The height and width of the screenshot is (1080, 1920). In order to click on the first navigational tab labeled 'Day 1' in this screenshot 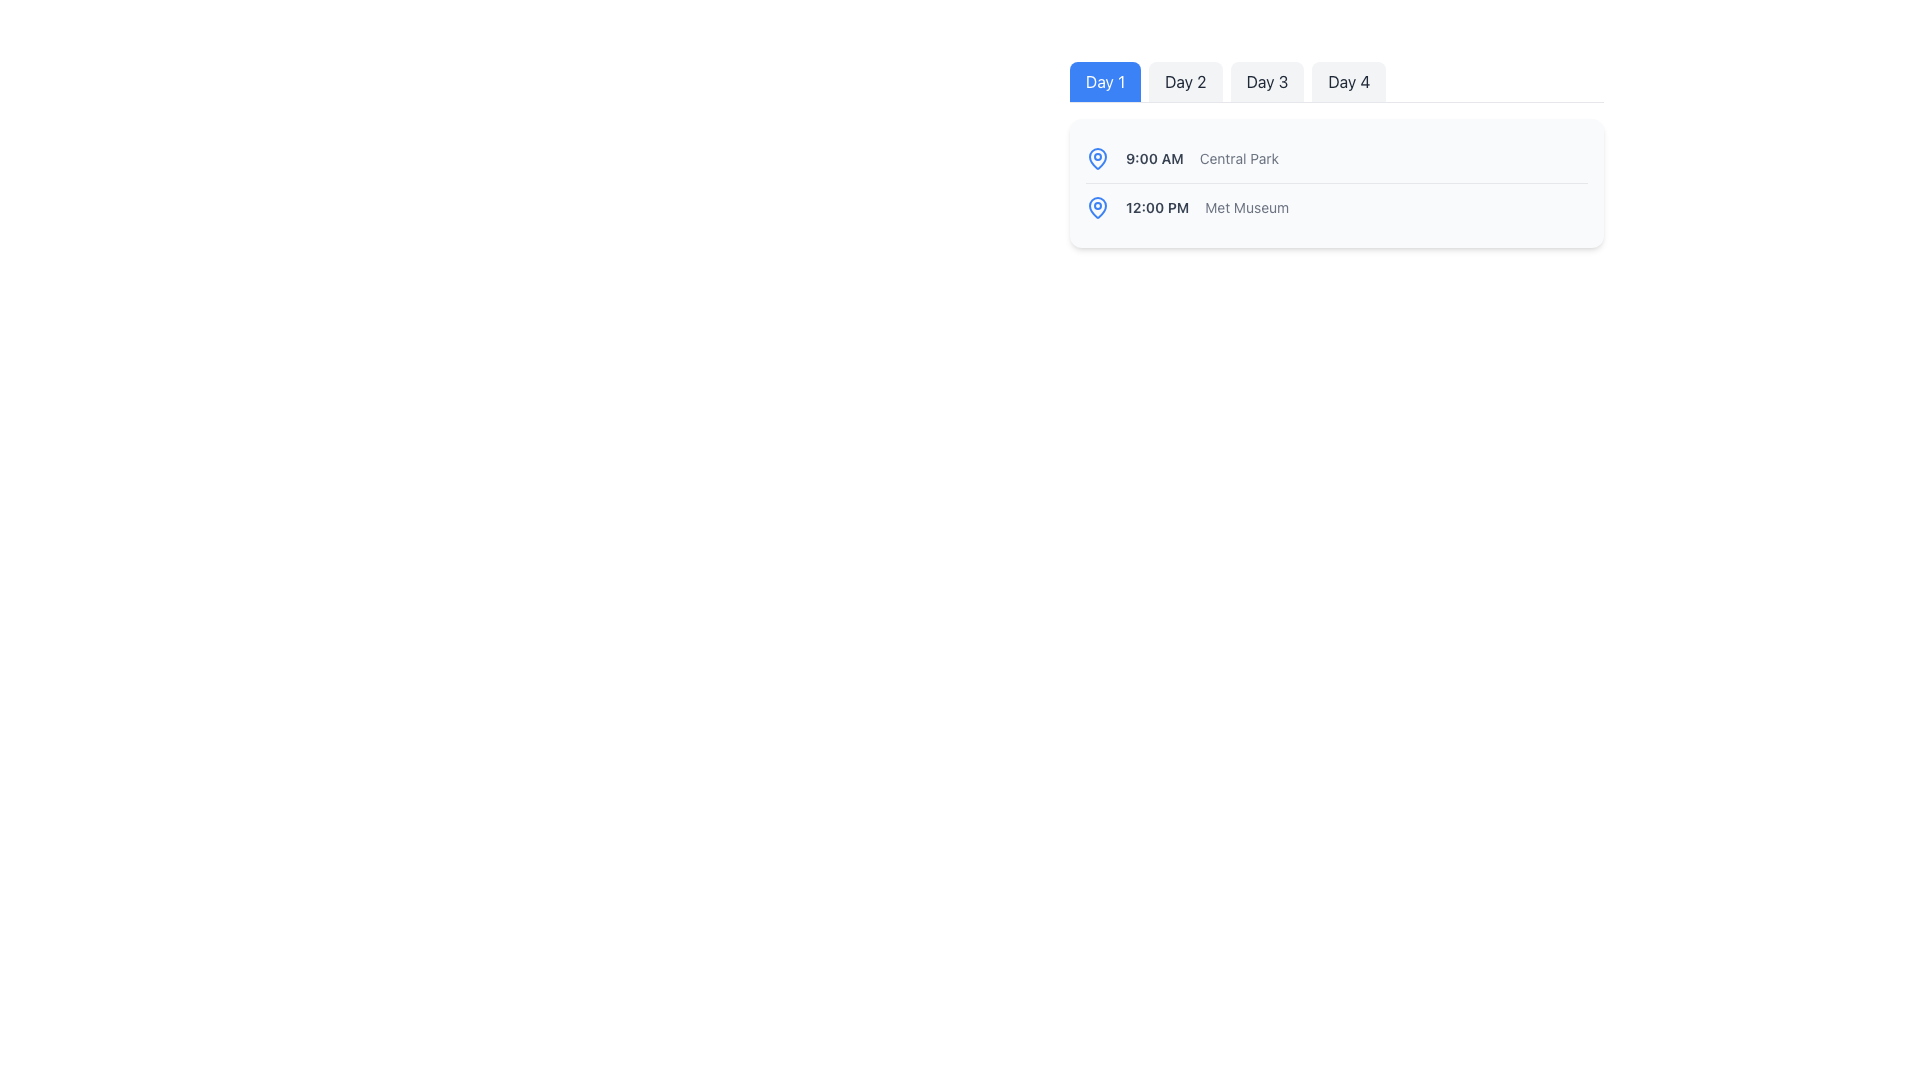, I will do `click(1104, 80)`.